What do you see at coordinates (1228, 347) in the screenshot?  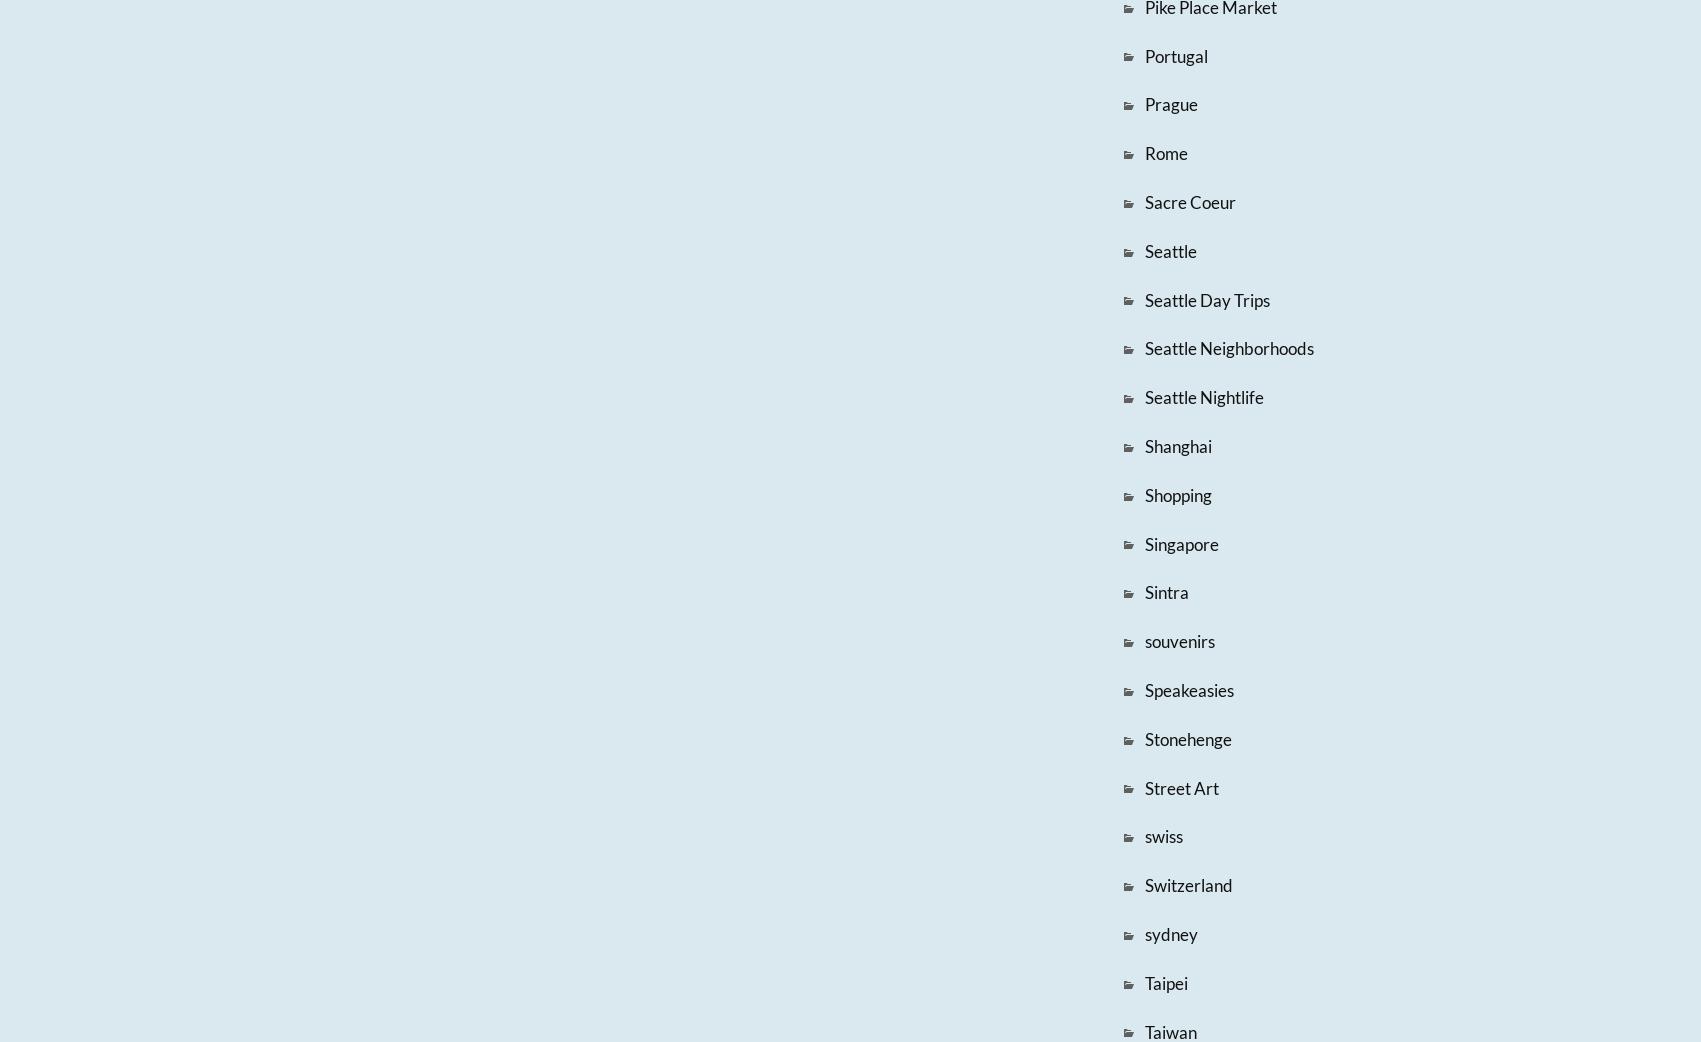 I see `'Seattle Neighborhoods'` at bounding box center [1228, 347].